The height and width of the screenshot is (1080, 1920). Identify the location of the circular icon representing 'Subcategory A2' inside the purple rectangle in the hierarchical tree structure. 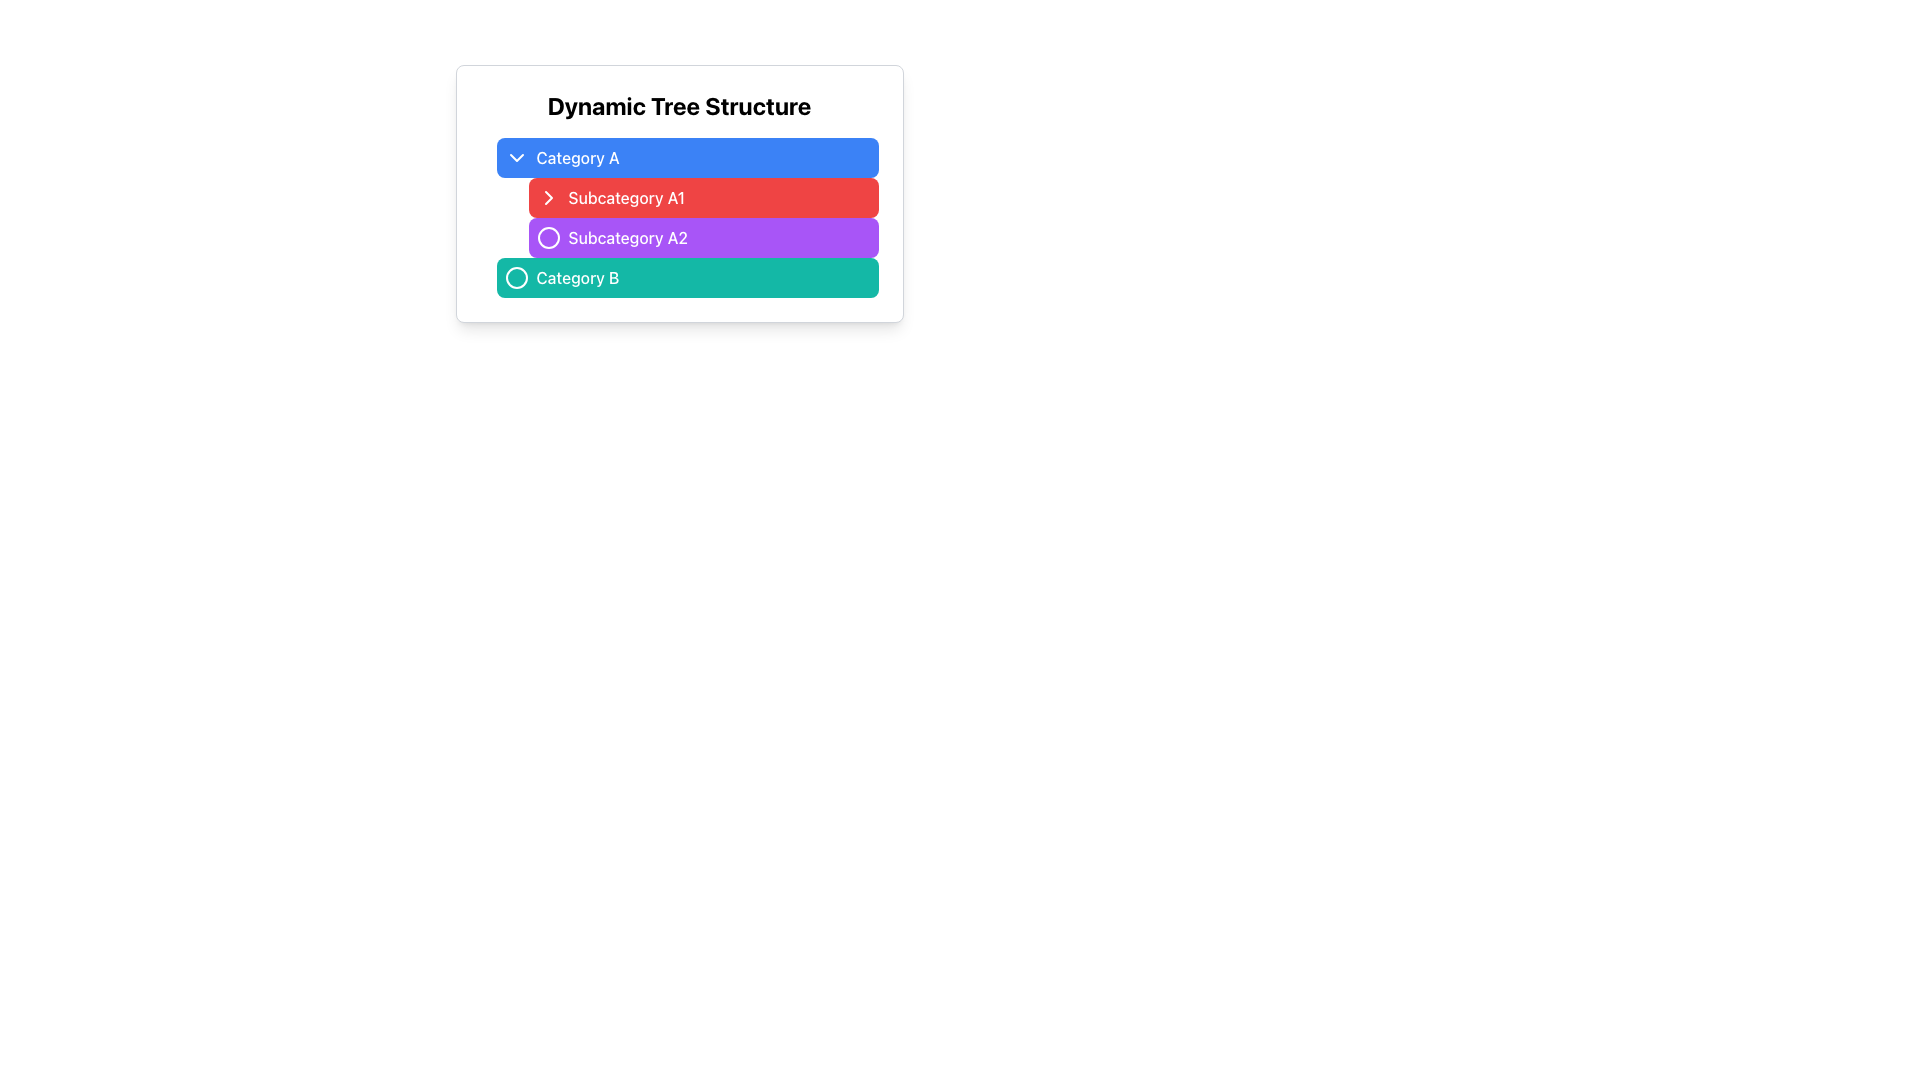
(548, 237).